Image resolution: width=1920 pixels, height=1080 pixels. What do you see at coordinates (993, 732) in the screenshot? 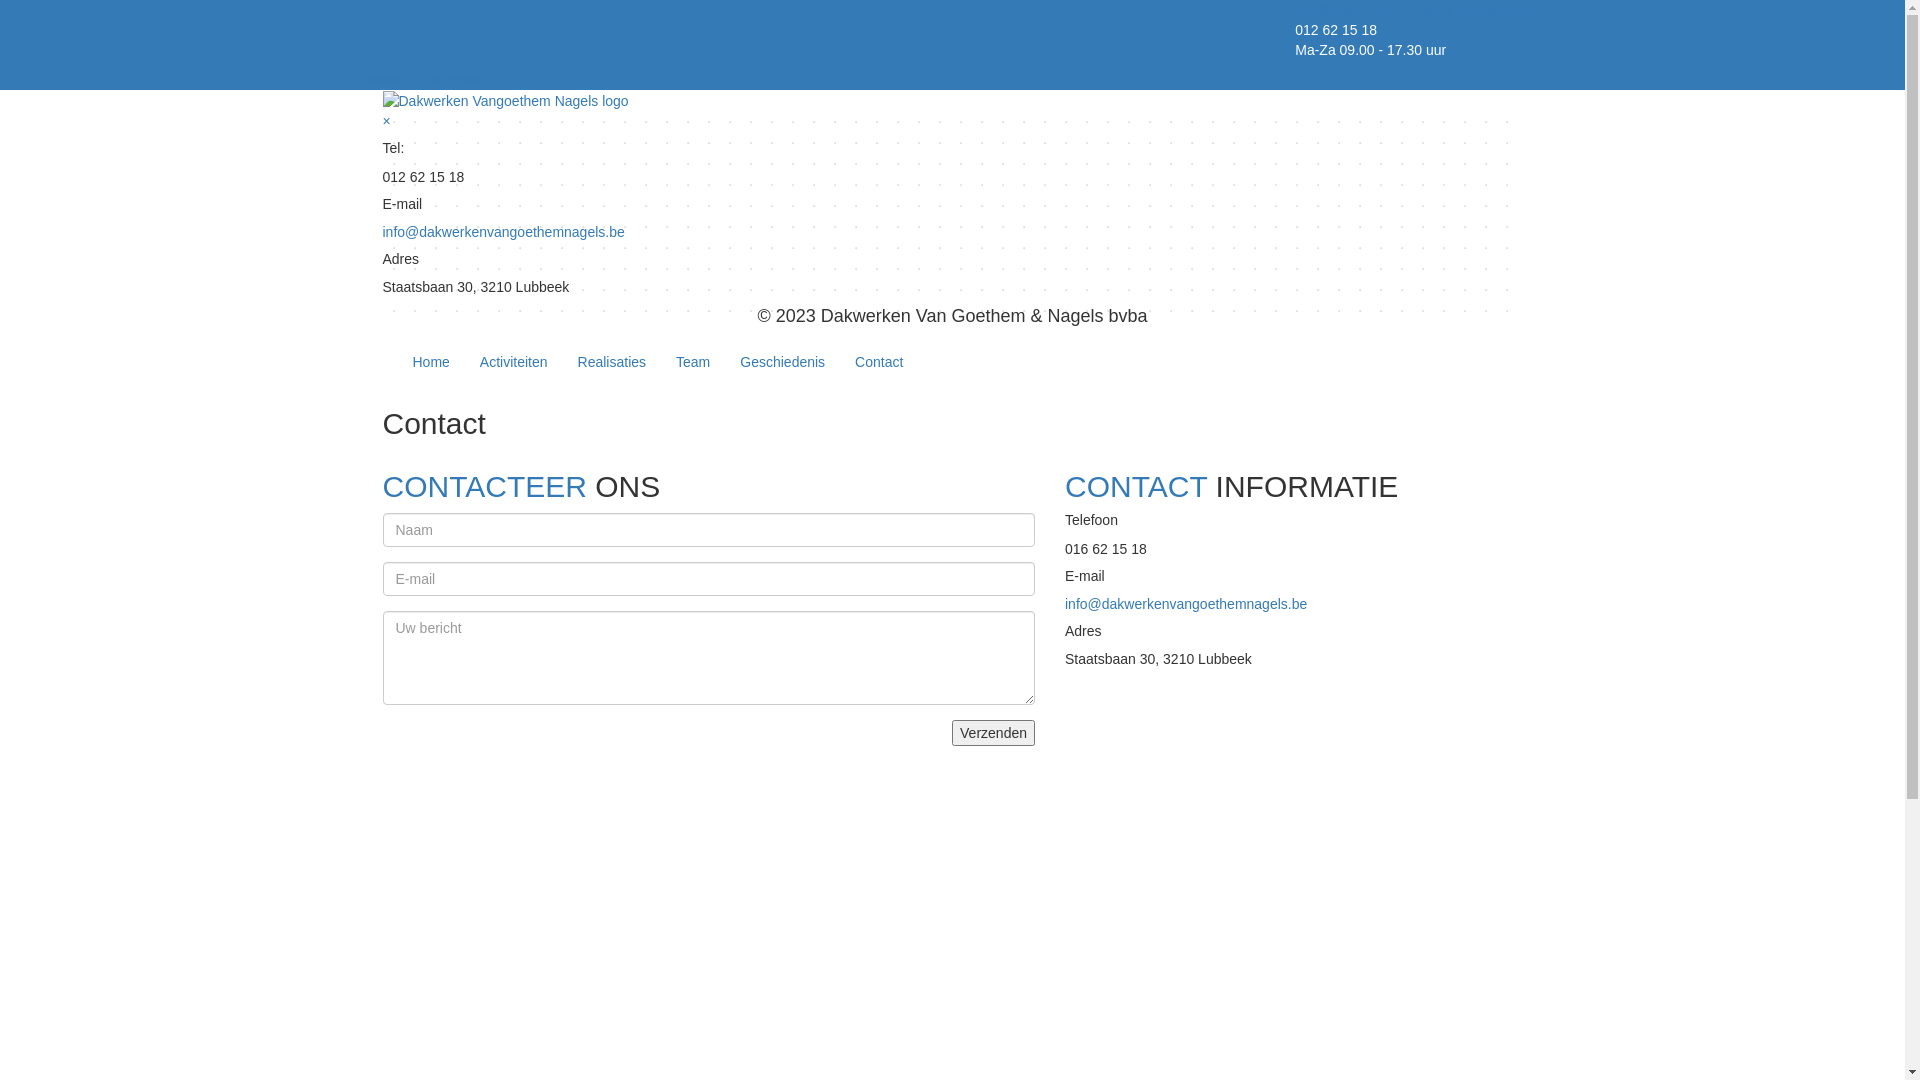
I see `'Verzenden'` at bounding box center [993, 732].